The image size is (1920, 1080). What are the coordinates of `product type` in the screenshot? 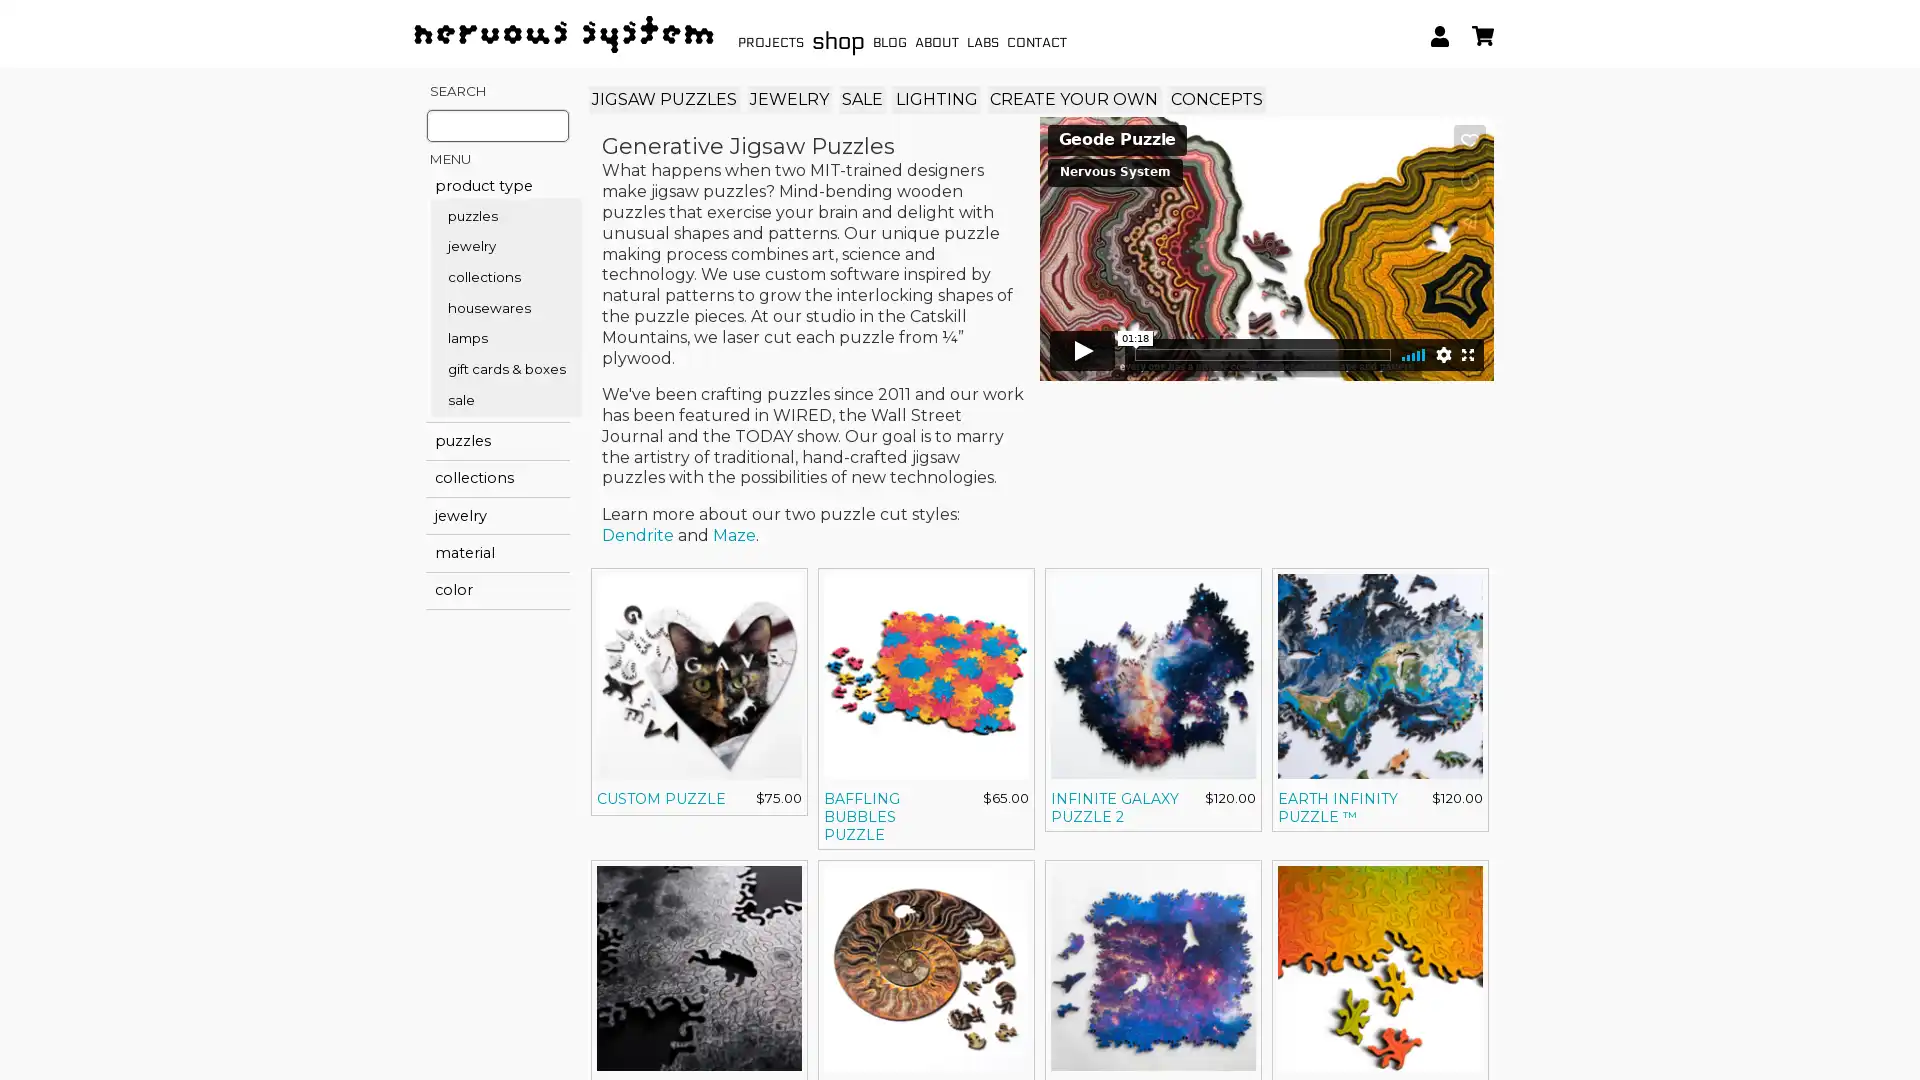 It's located at (497, 185).